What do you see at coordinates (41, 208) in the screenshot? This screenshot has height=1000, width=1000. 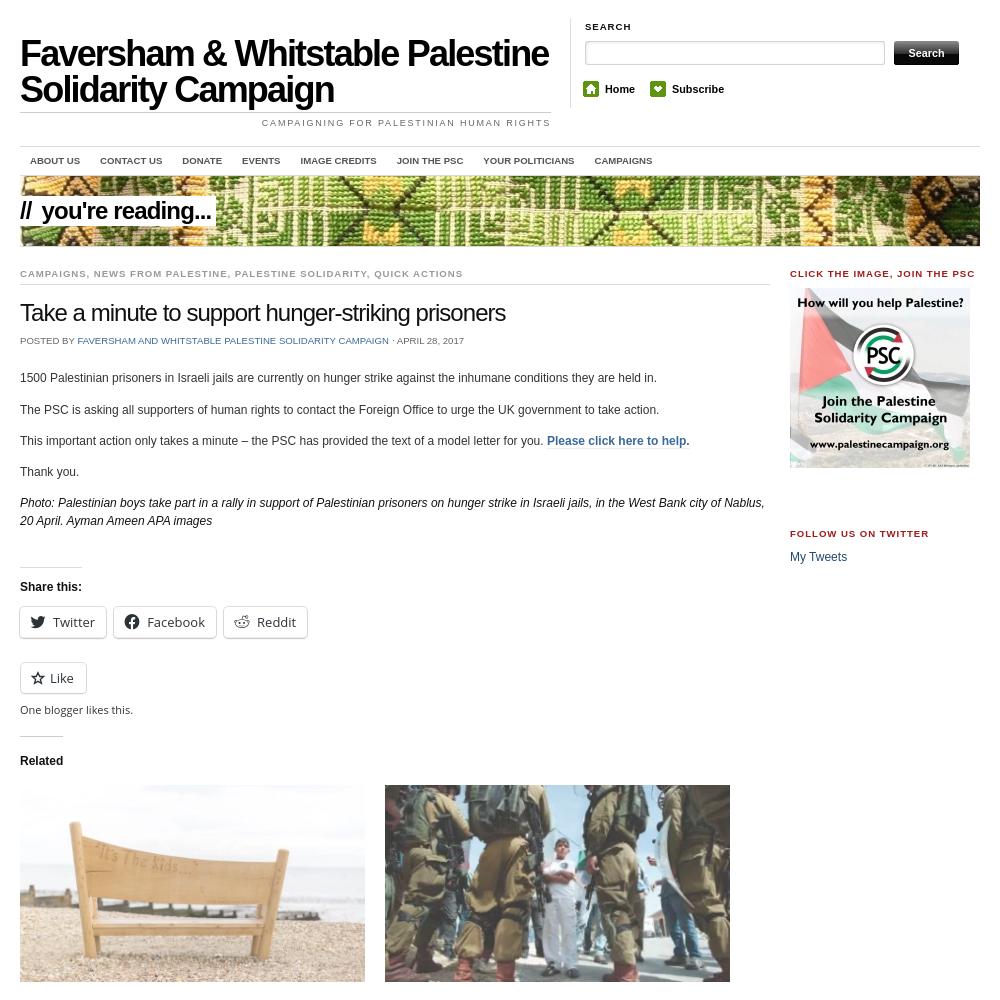 I see `'you're reading...'` at bounding box center [41, 208].